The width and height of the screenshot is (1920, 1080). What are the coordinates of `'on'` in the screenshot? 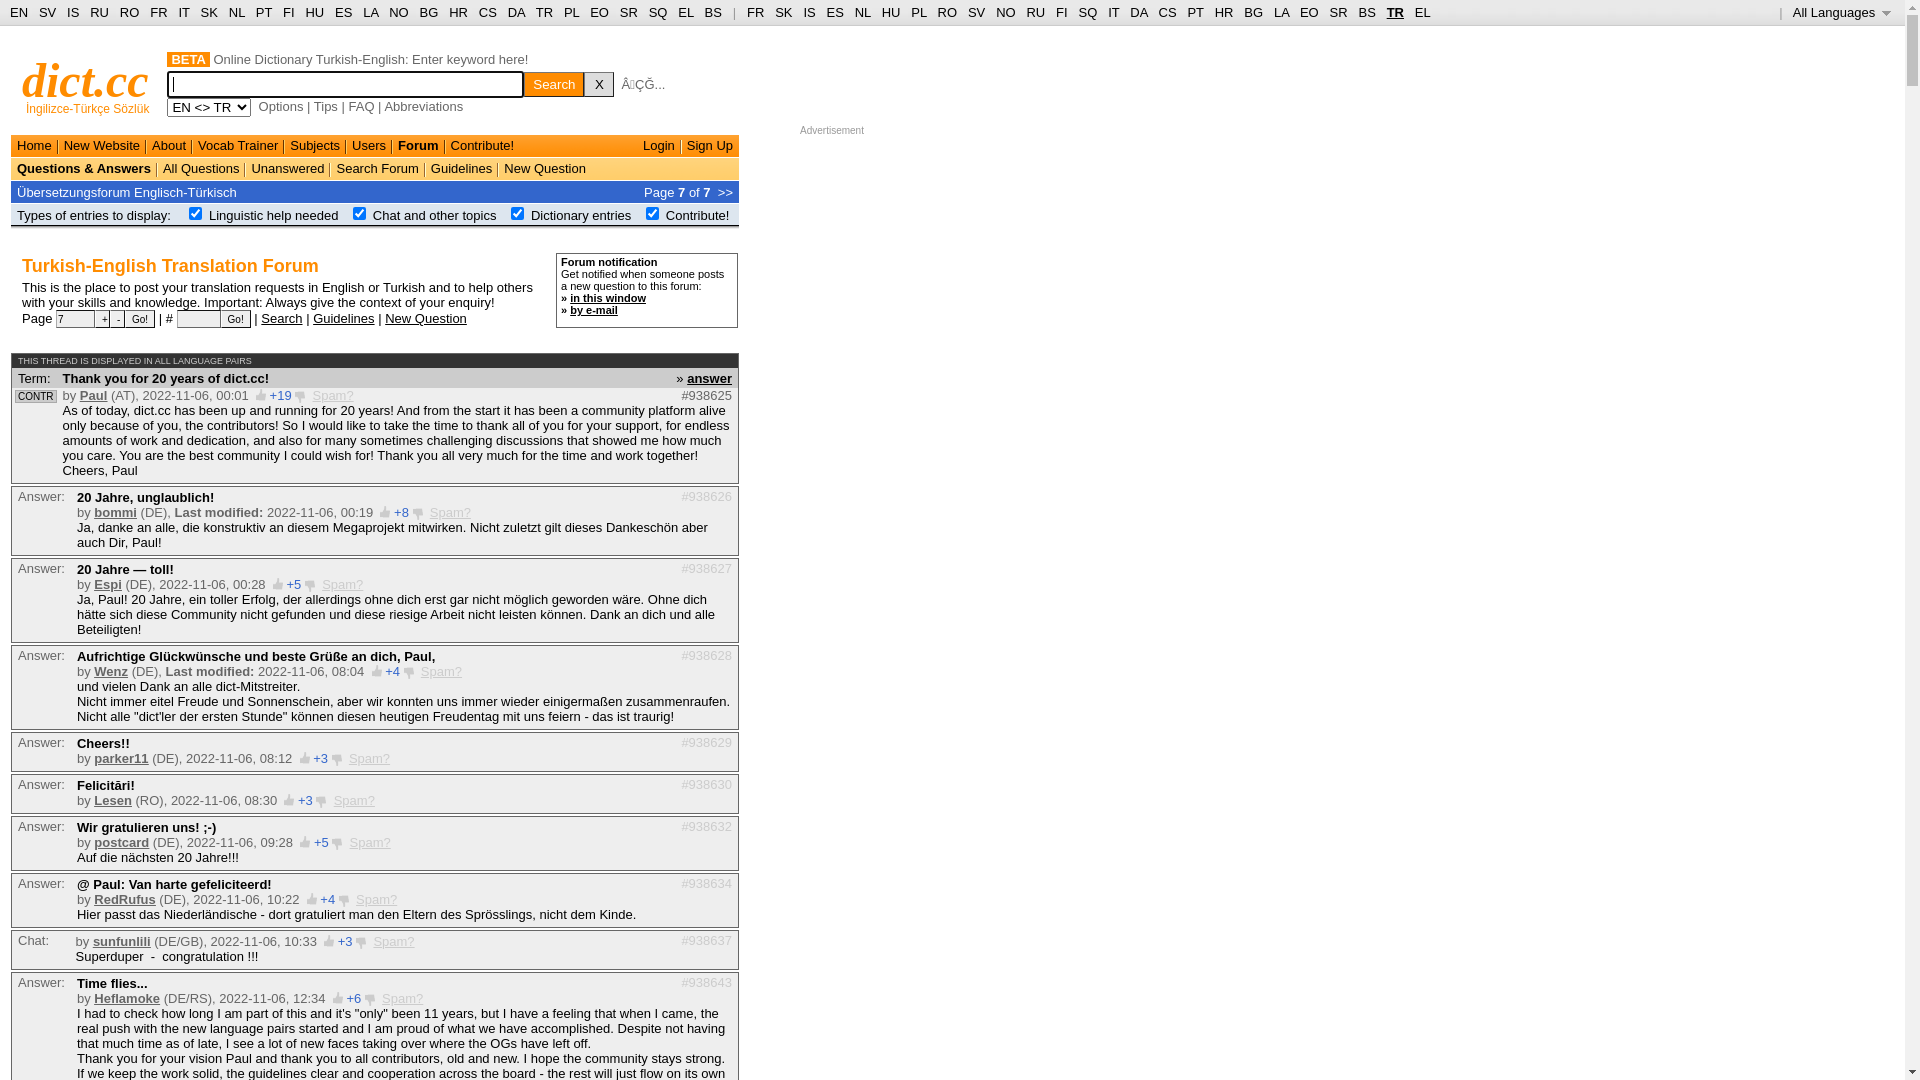 It's located at (195, 213).